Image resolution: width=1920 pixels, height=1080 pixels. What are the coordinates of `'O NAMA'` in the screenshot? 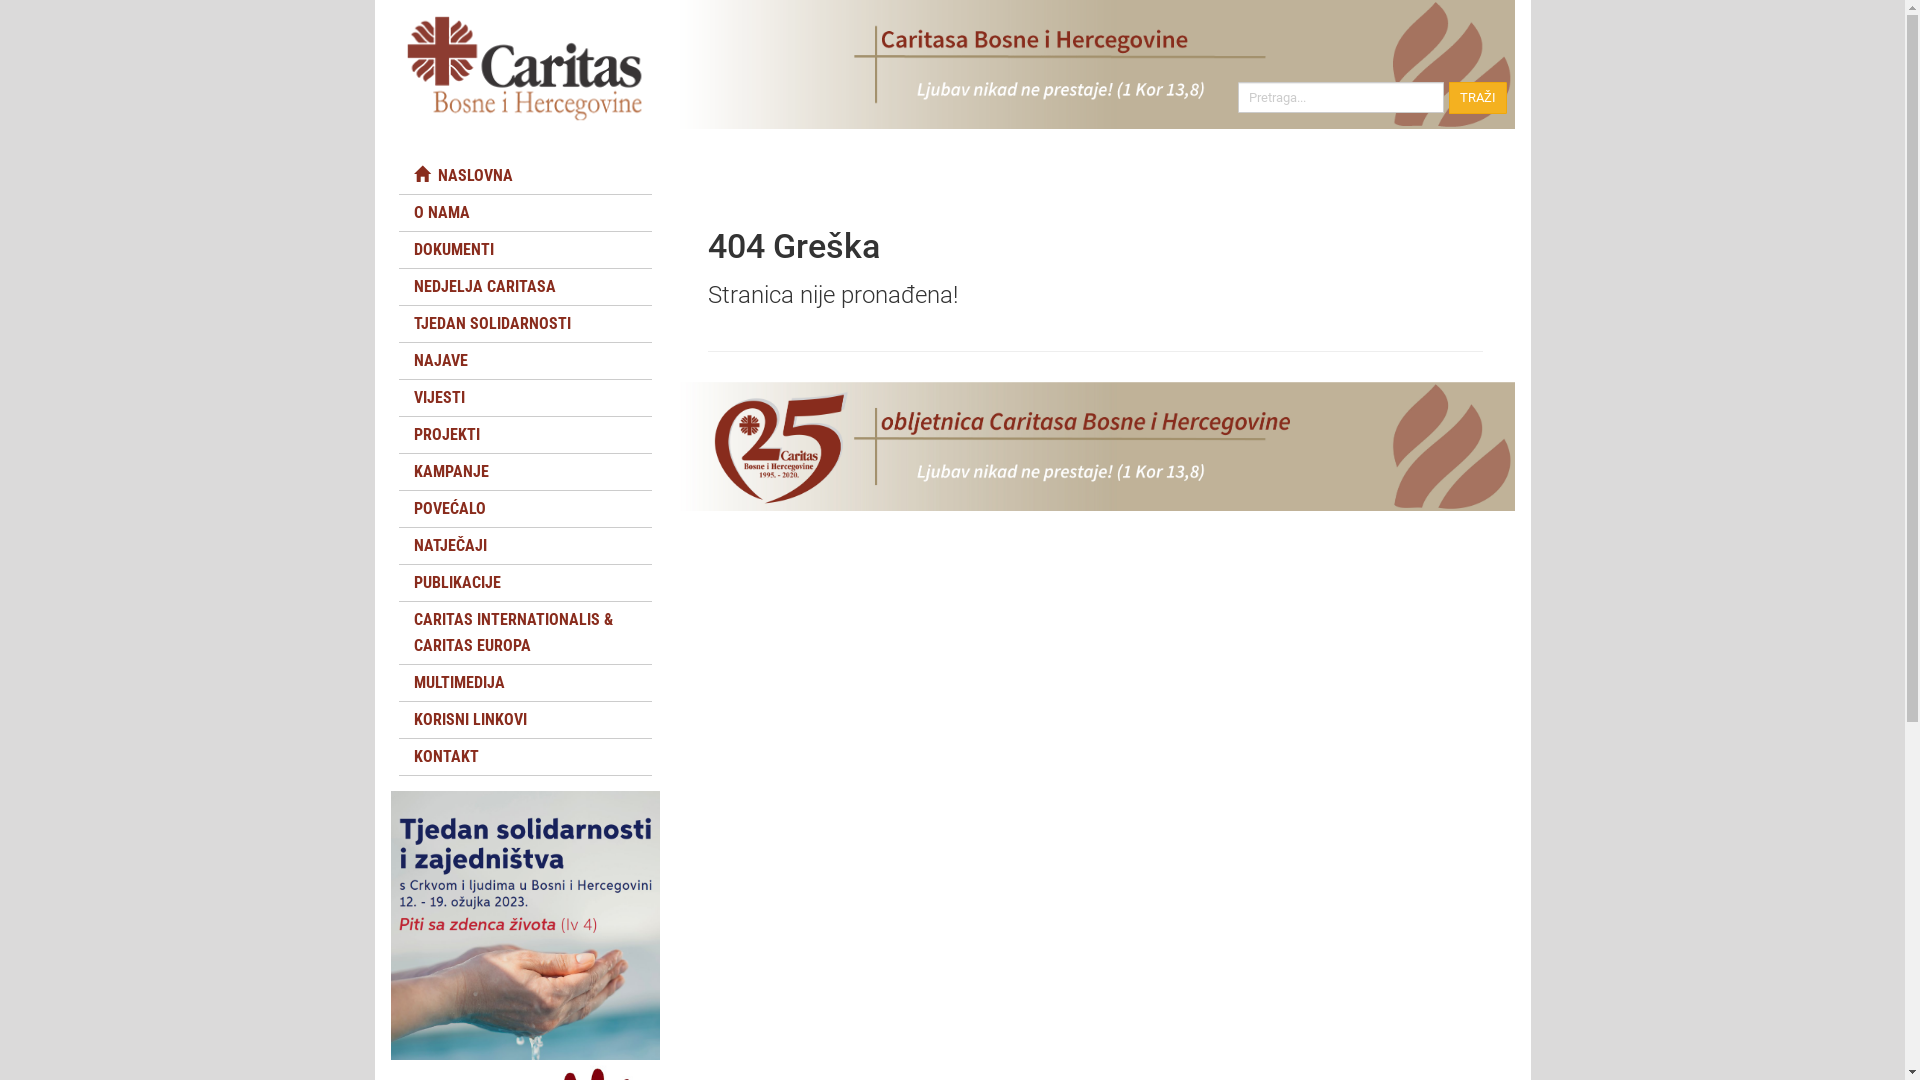 It's located at (524, 212).